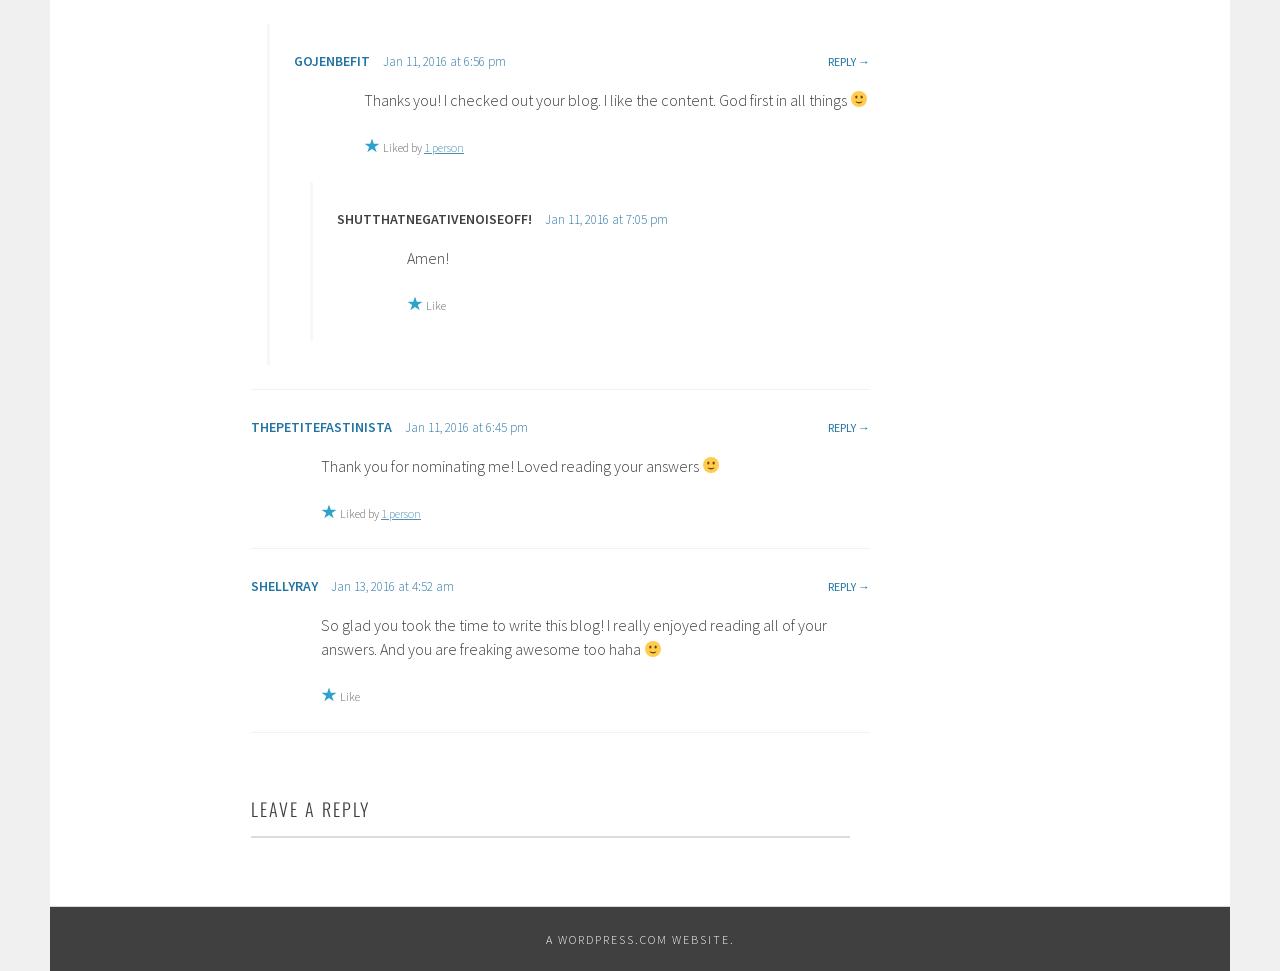 The image size is (1280, 971). Describe the element at coordinates (605, 98) in the screenshot. I see `'Thanks you! I checked out your blog. I like the content. God first in all things'` at that location.